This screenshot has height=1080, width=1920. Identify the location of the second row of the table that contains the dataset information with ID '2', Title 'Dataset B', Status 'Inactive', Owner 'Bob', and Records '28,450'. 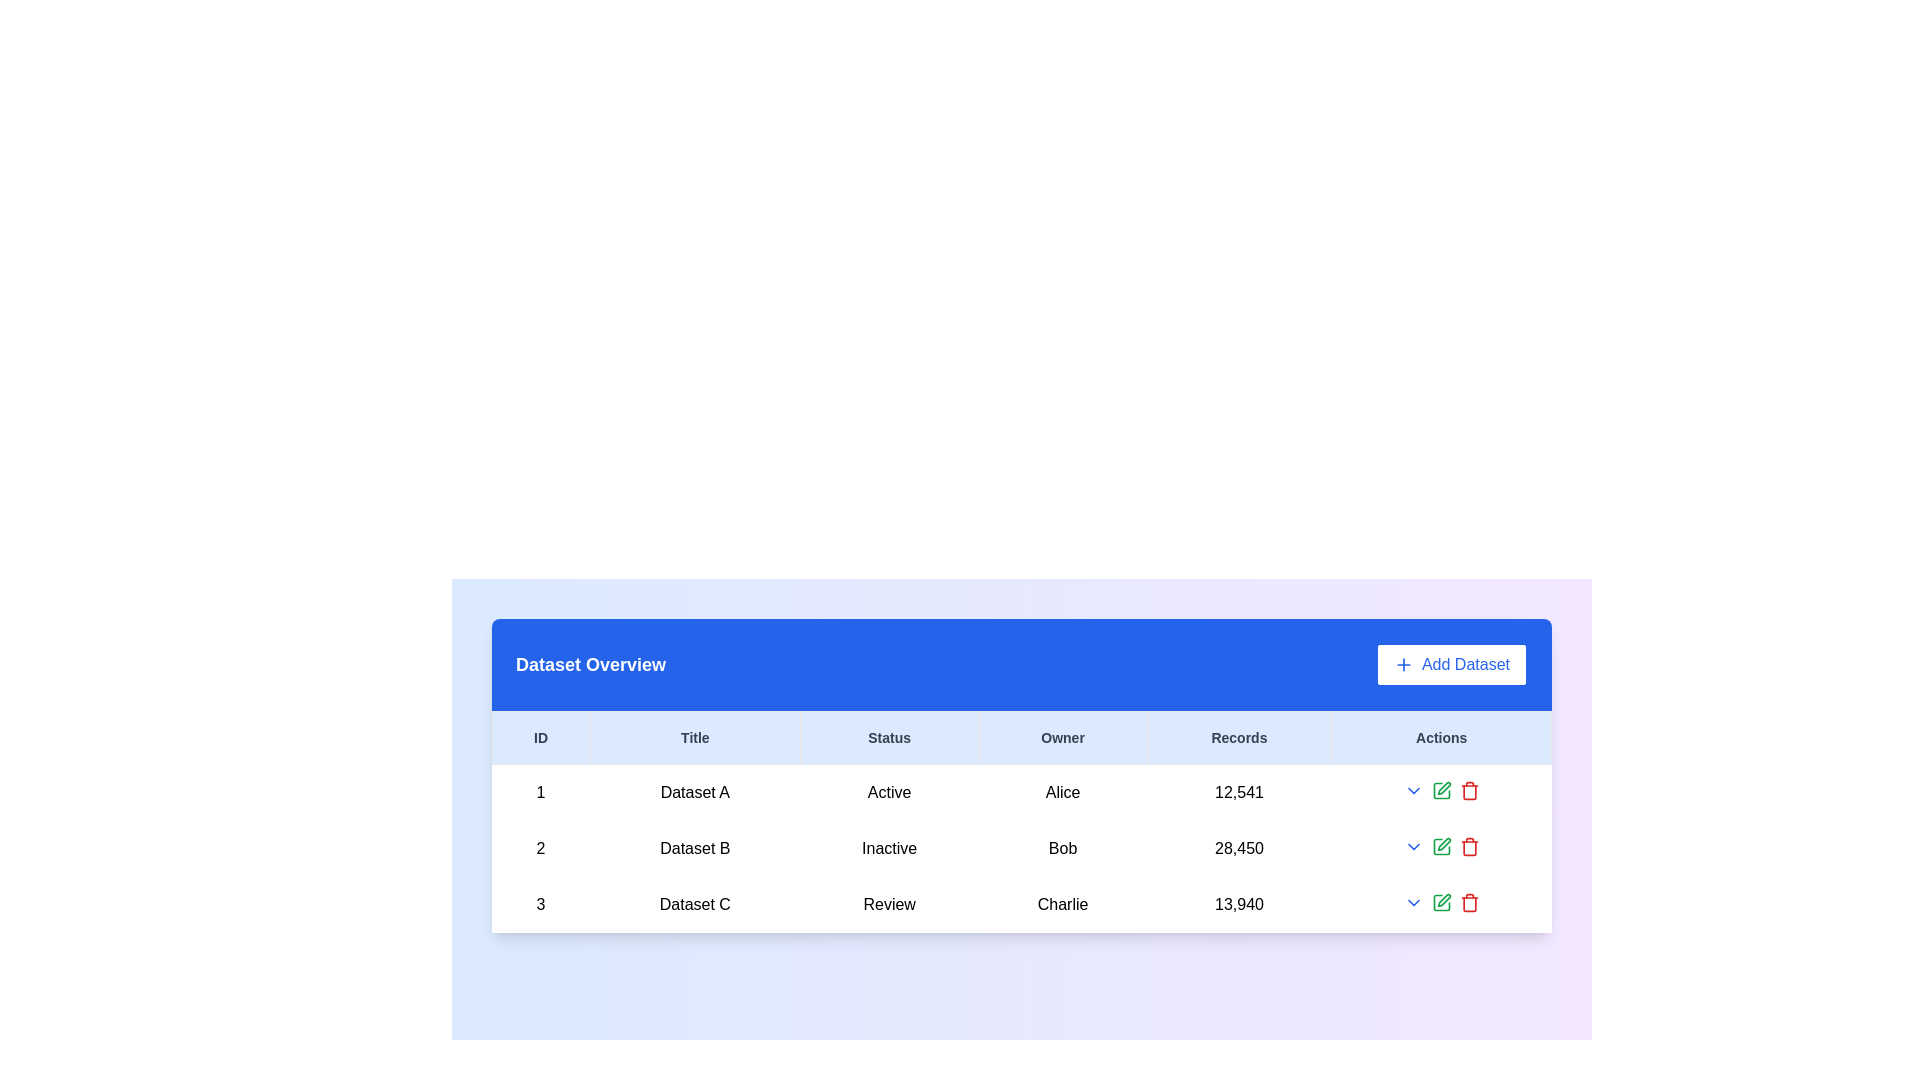
(1022, 848).